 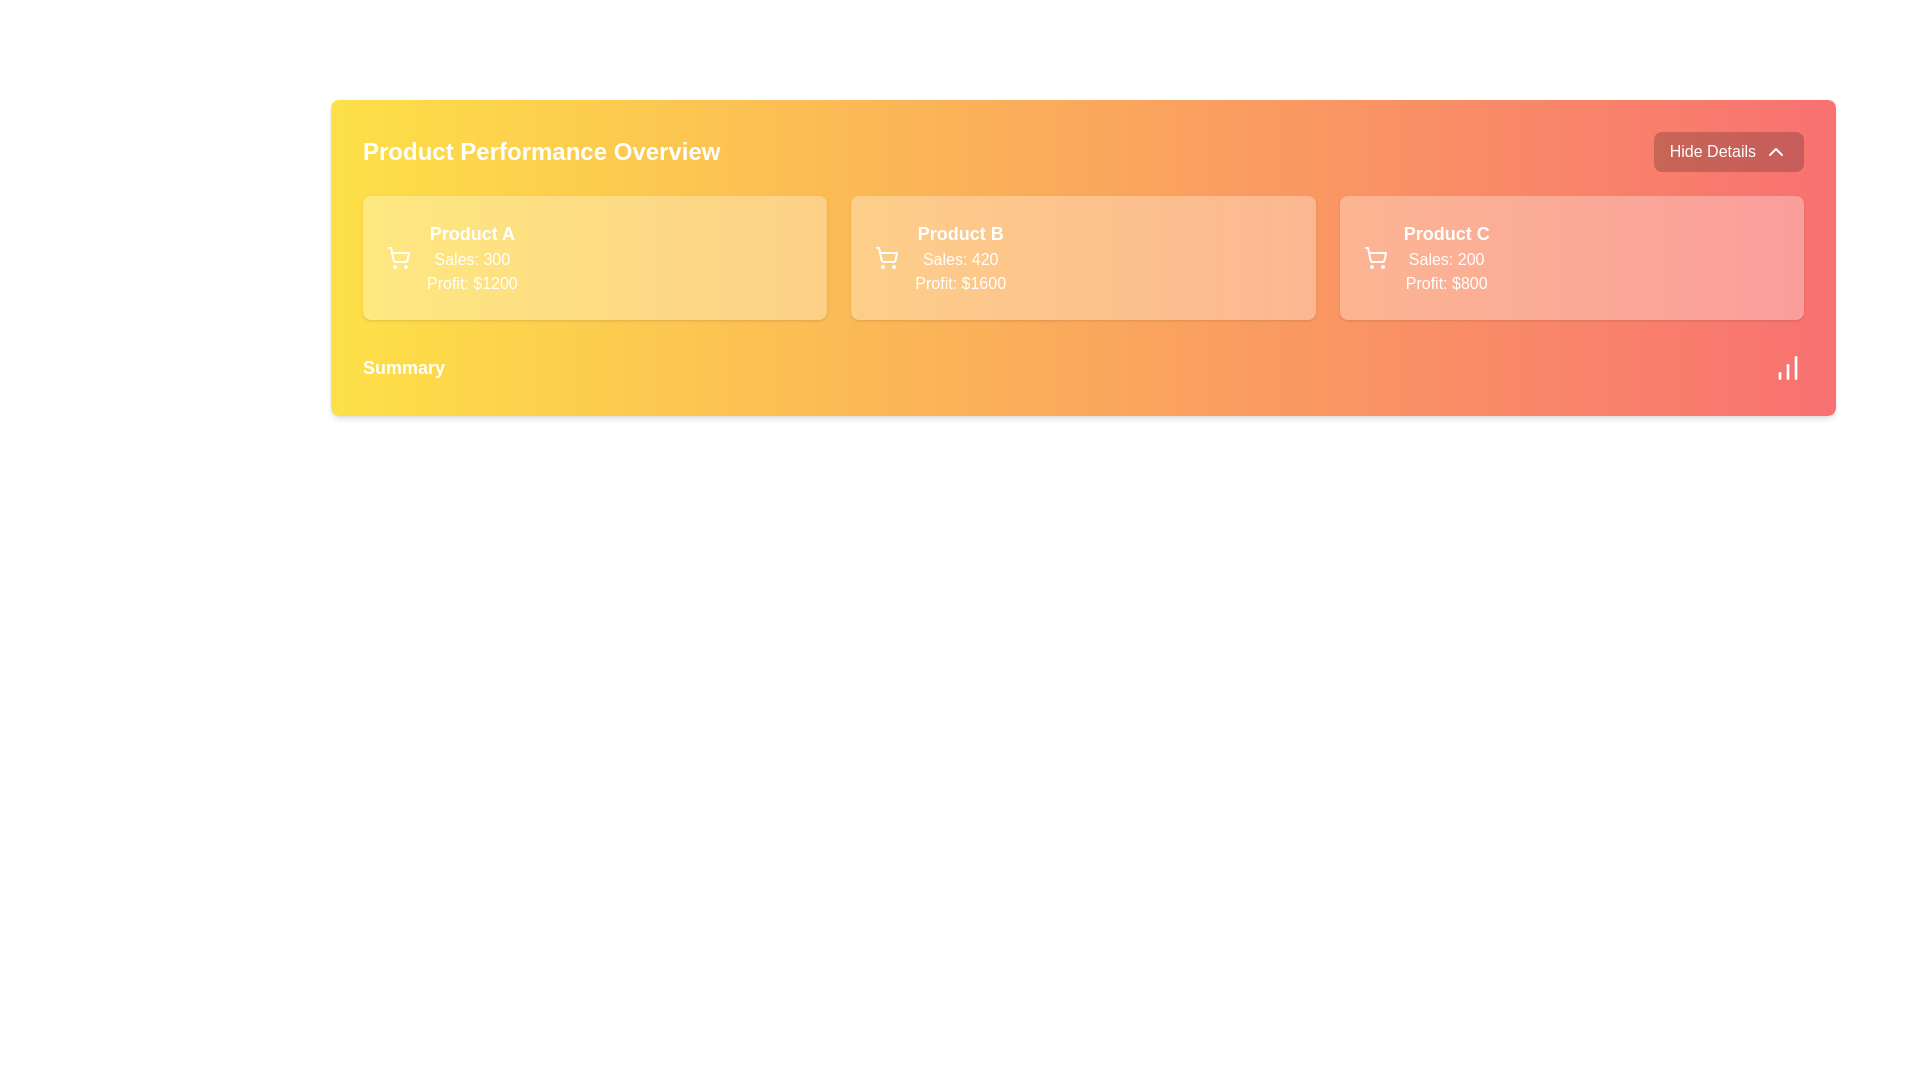 I want to click on the icon located at the bottom-right corner of the 'Summary' section to interact with it, so click(x=1788, y=367).